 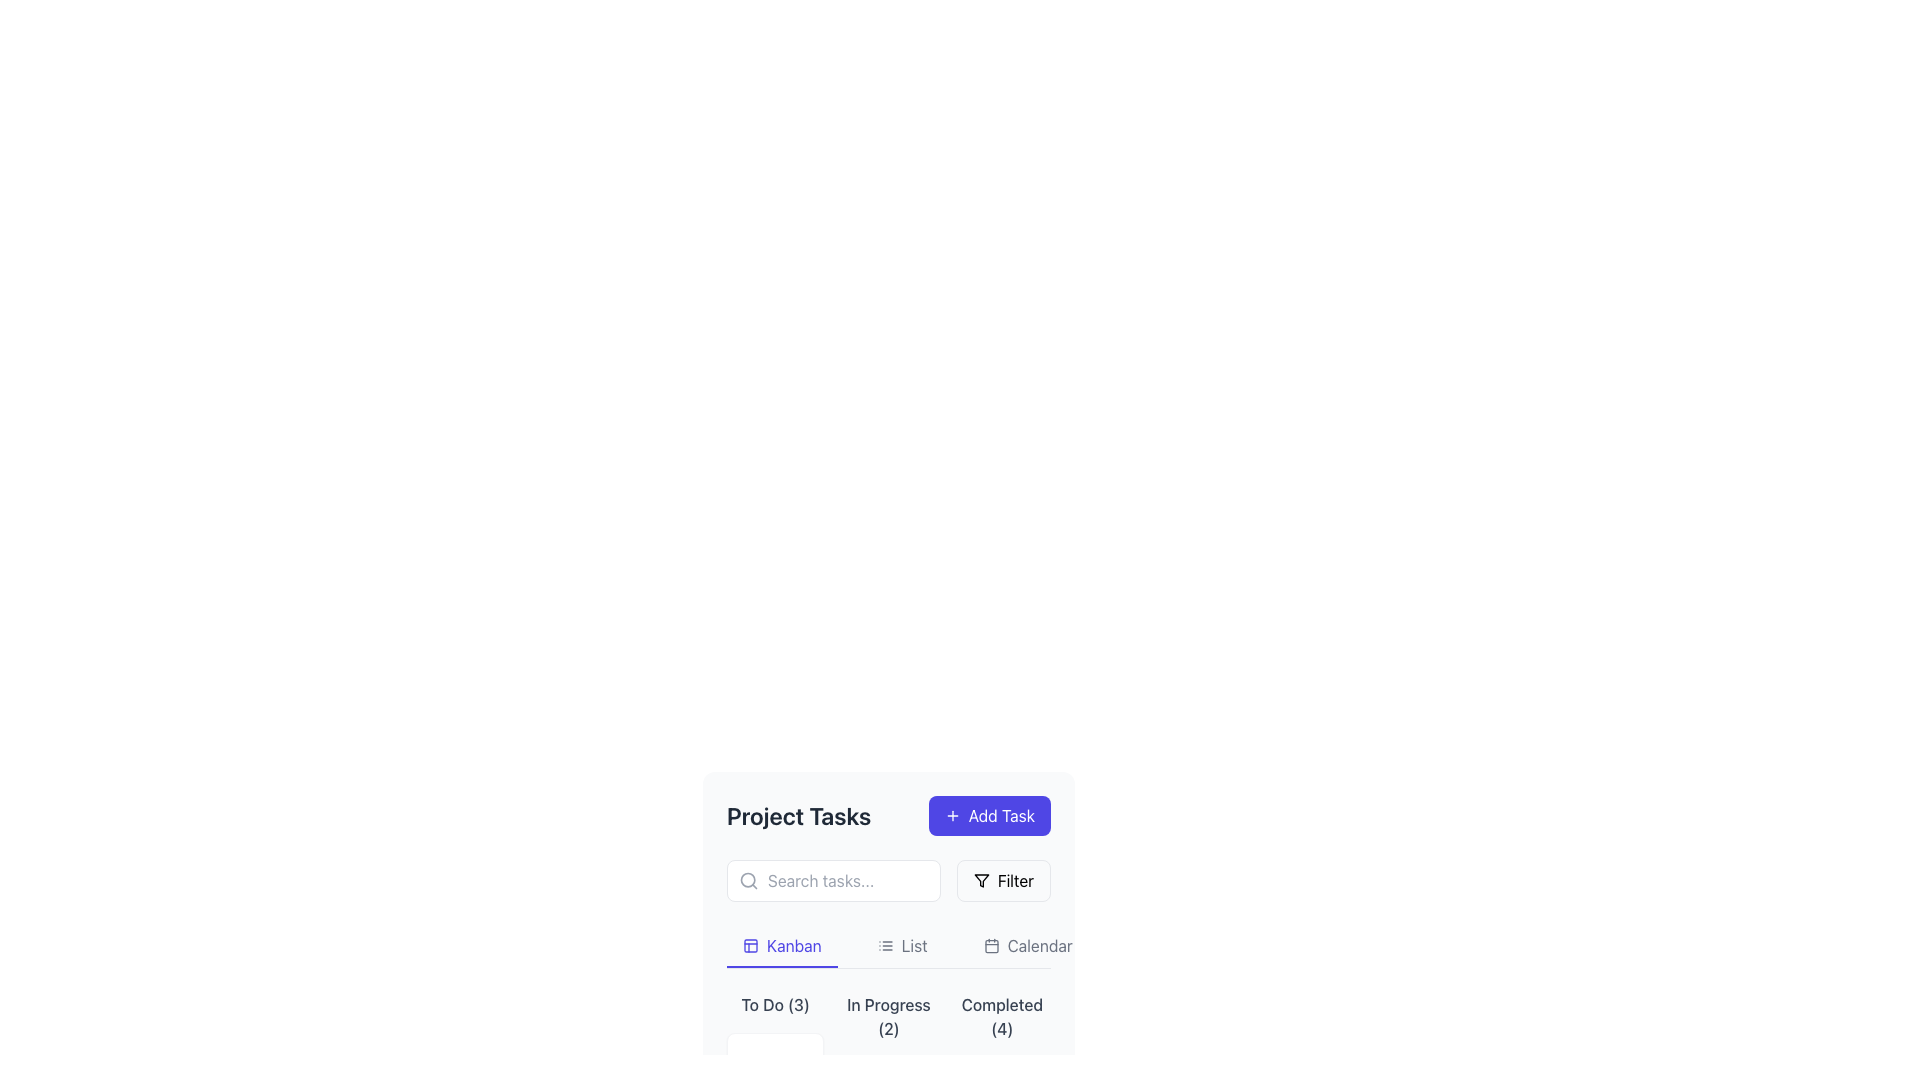 What do you see at coordinates (887, 946) in the screenshot?
I see `the 'List' view tab in the Navigation Tab of the task management interface to switch the display to a list format` at bounding box center [887, 946].